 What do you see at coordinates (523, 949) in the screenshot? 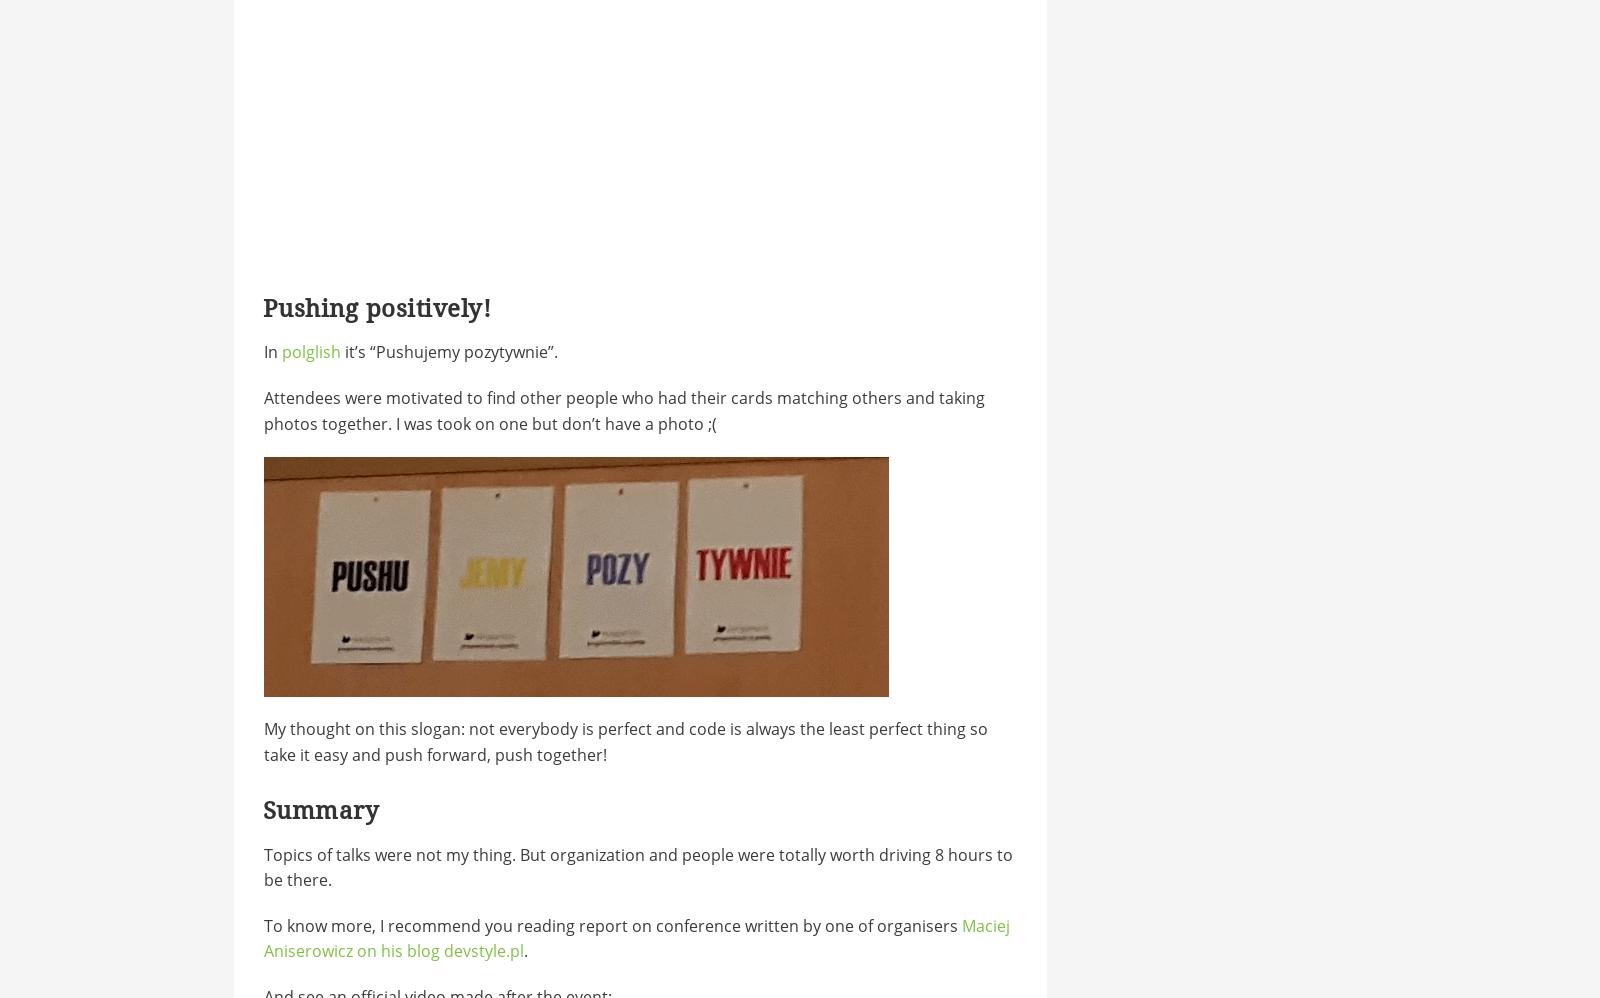
I see `'.'` at bounding box center [523, 949].